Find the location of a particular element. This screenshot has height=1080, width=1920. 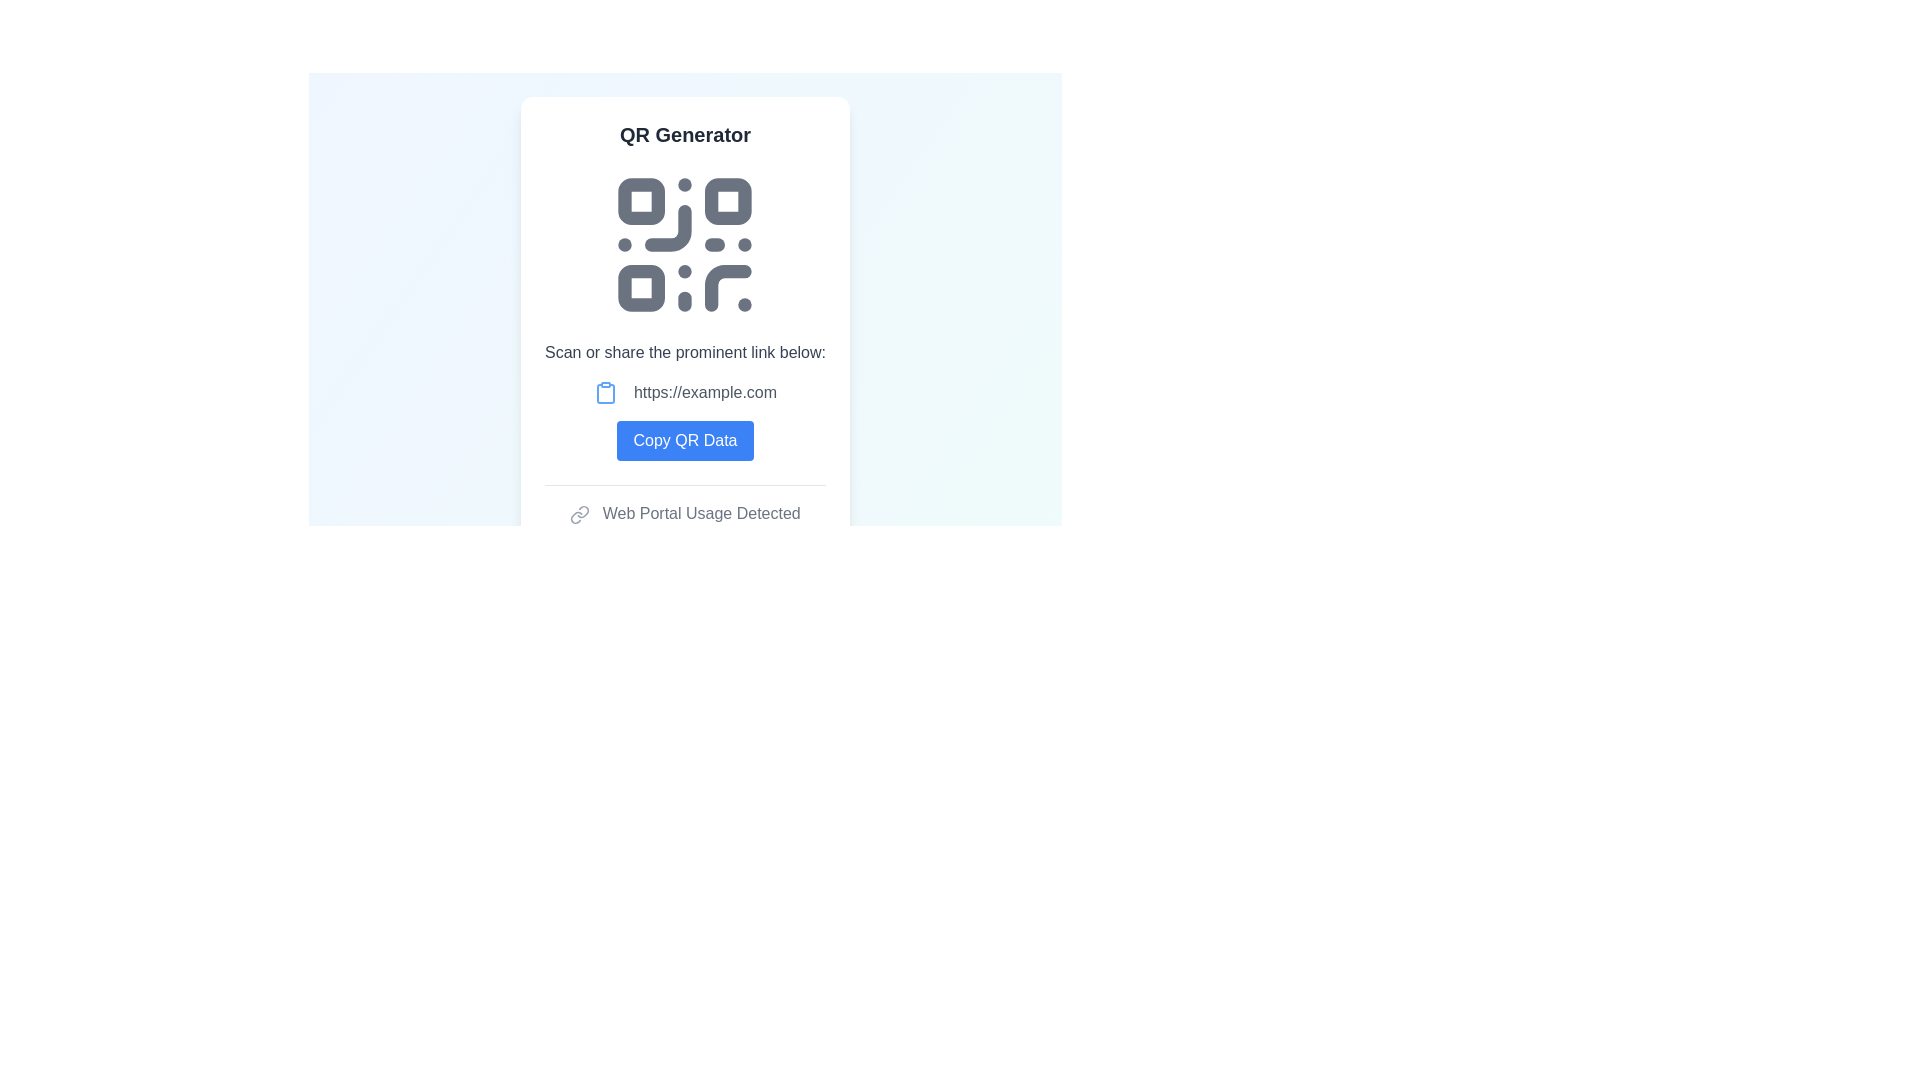

the link-shaped icon represented by two interlocked loops, which is styled in gray and positioned to the left of the text 'Web Portal Usage Detected' is located at coordinates (579, 513).